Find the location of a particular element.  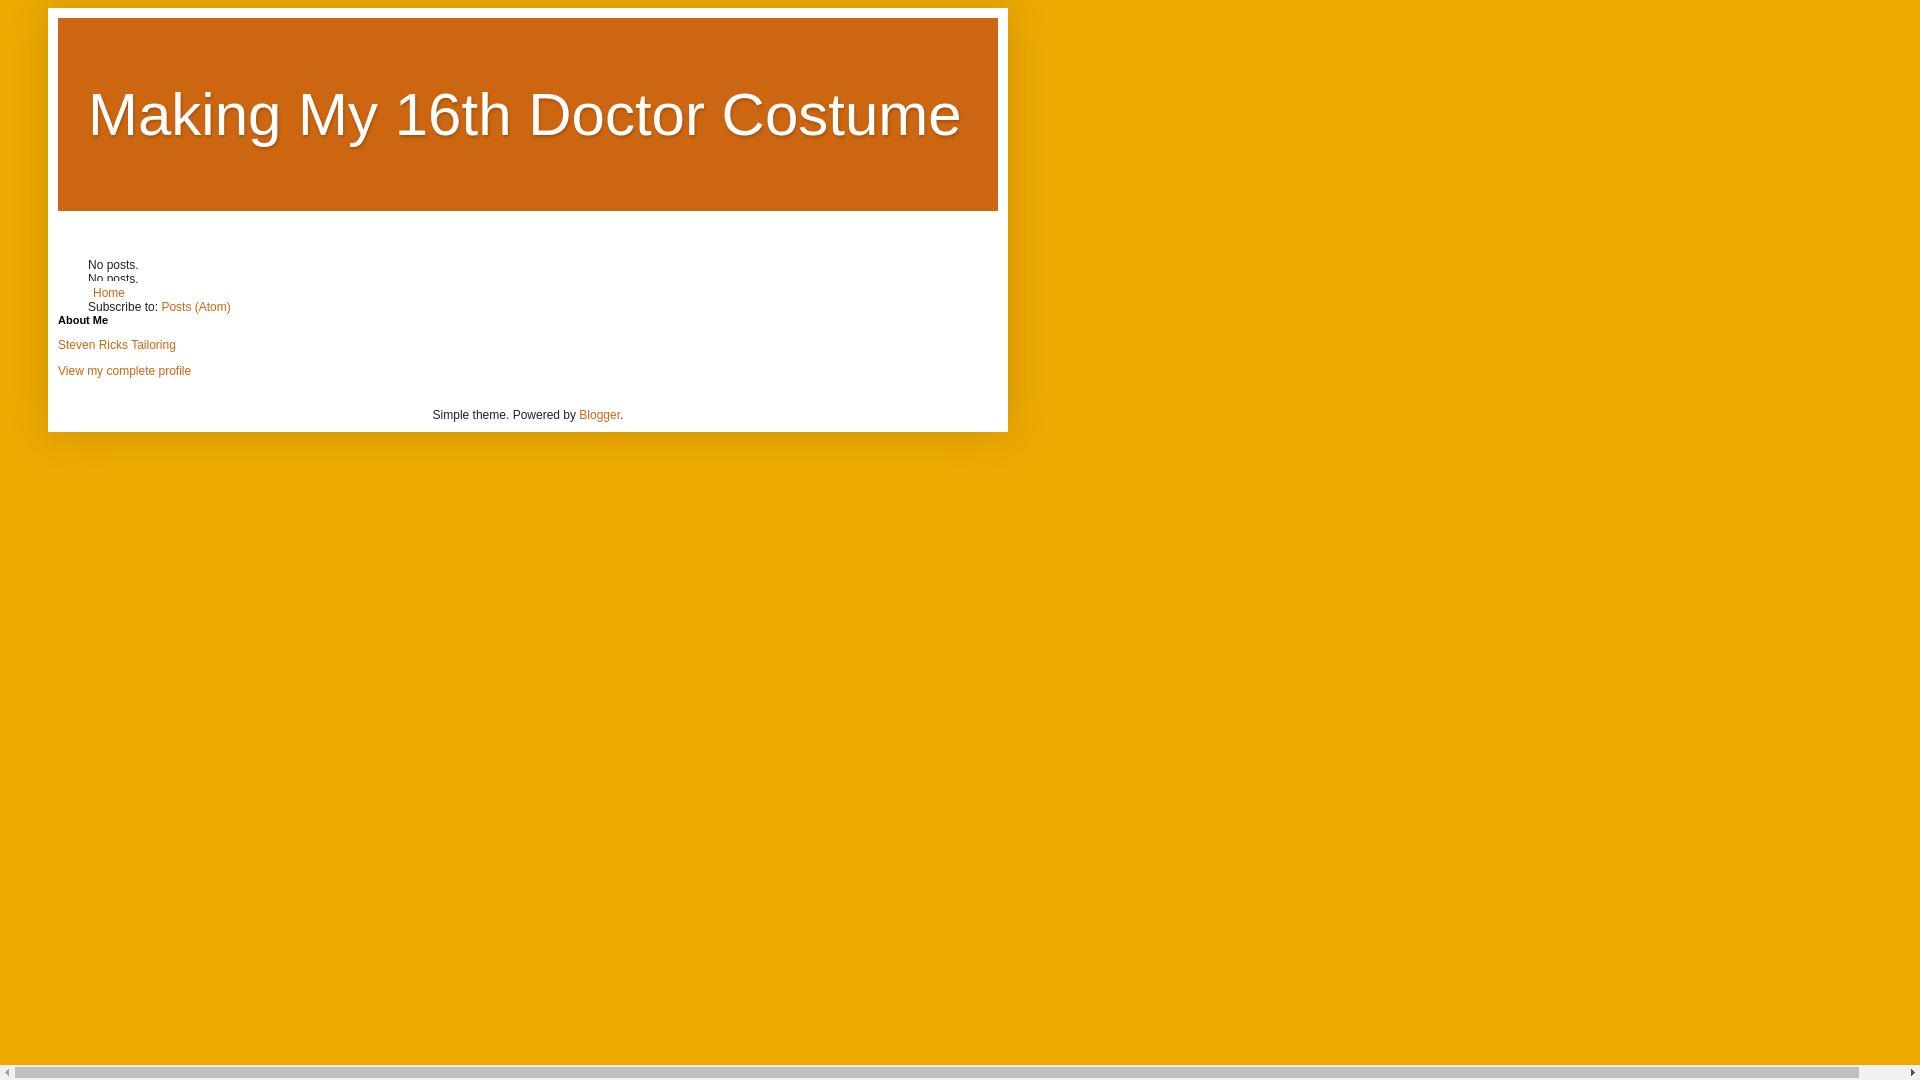

'Steven Ricks Tailoring' is located at coordinates (115, 343).